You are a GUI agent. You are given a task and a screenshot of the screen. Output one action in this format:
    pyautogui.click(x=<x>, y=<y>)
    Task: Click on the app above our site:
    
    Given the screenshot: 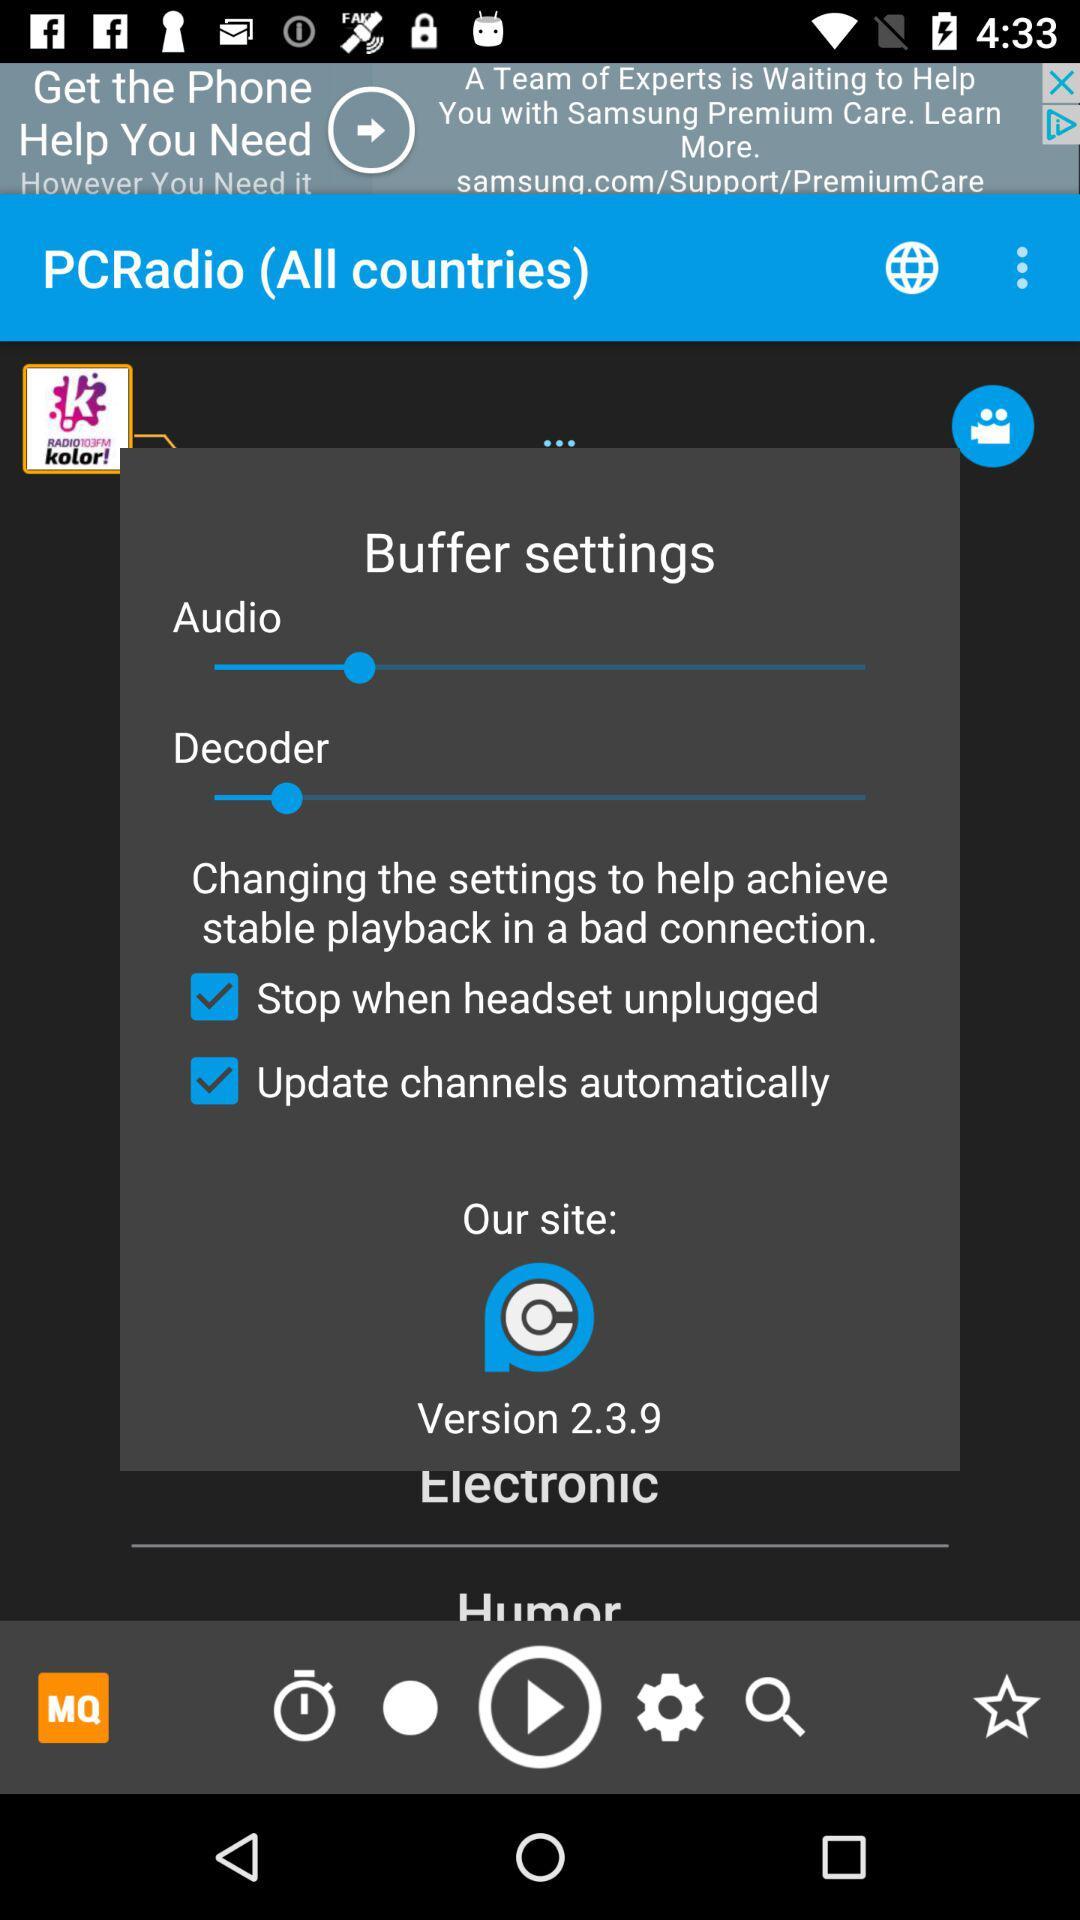 What is the action you would take?
    pyautogui.click(x=500, y=1079)
    